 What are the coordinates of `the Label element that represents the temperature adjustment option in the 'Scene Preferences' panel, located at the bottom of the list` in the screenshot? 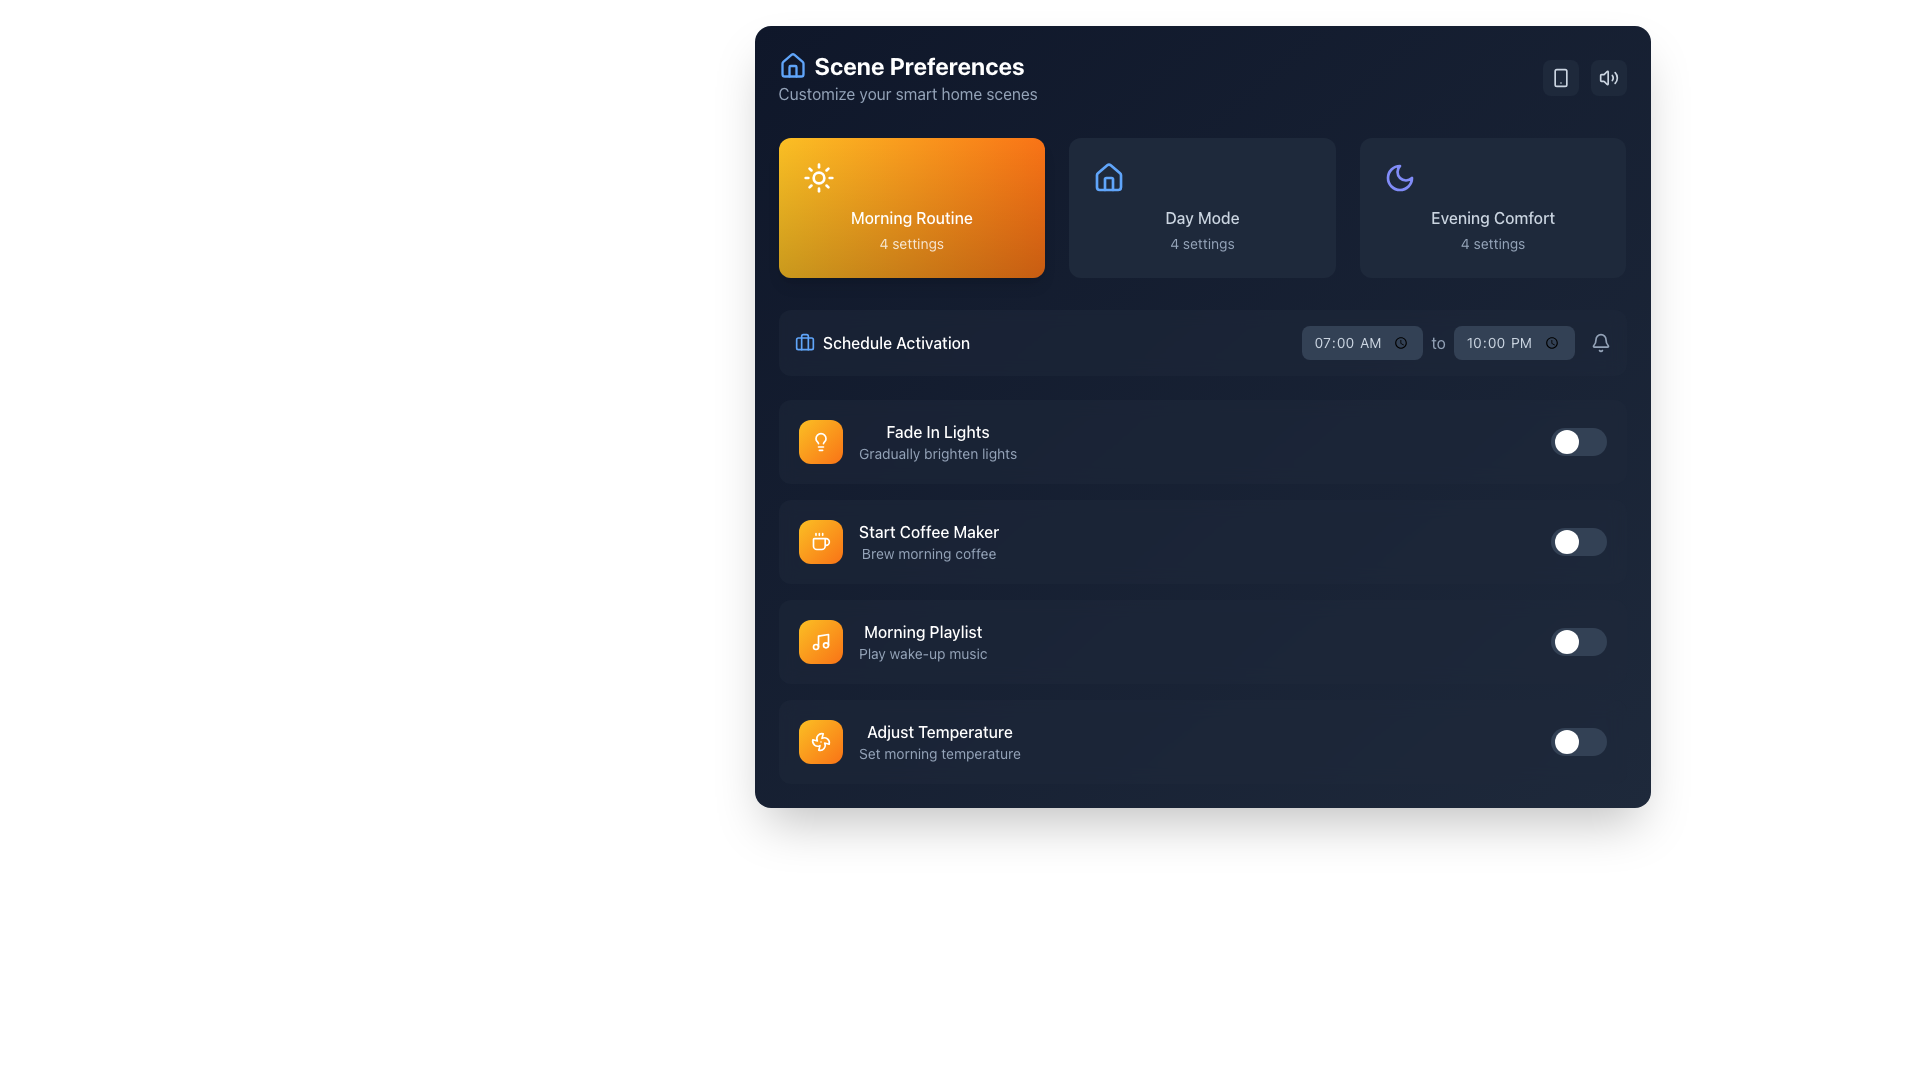 It's located at (908, 741).